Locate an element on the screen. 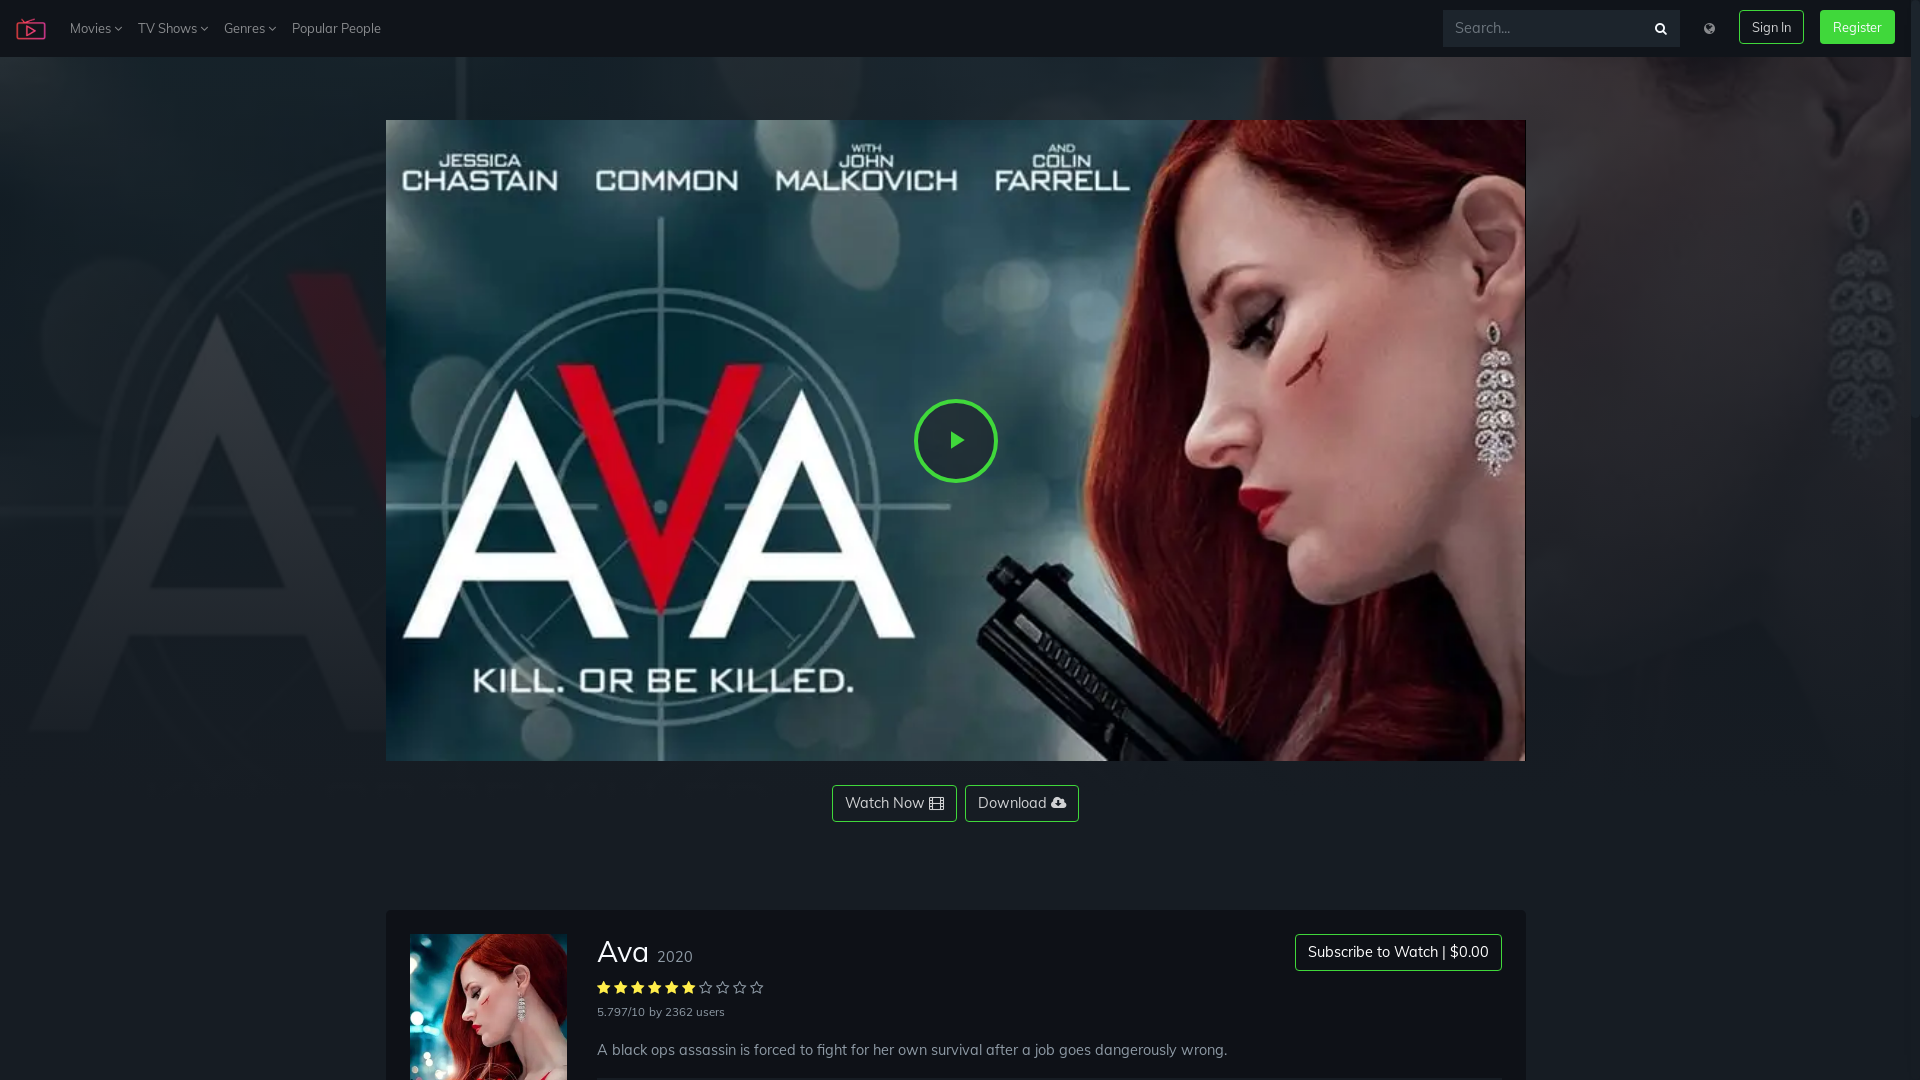 The height and width of the screenshot is (1080, 1920). 'Subscribe to Watch | $0.00' is located at coordinates (1396, 951).